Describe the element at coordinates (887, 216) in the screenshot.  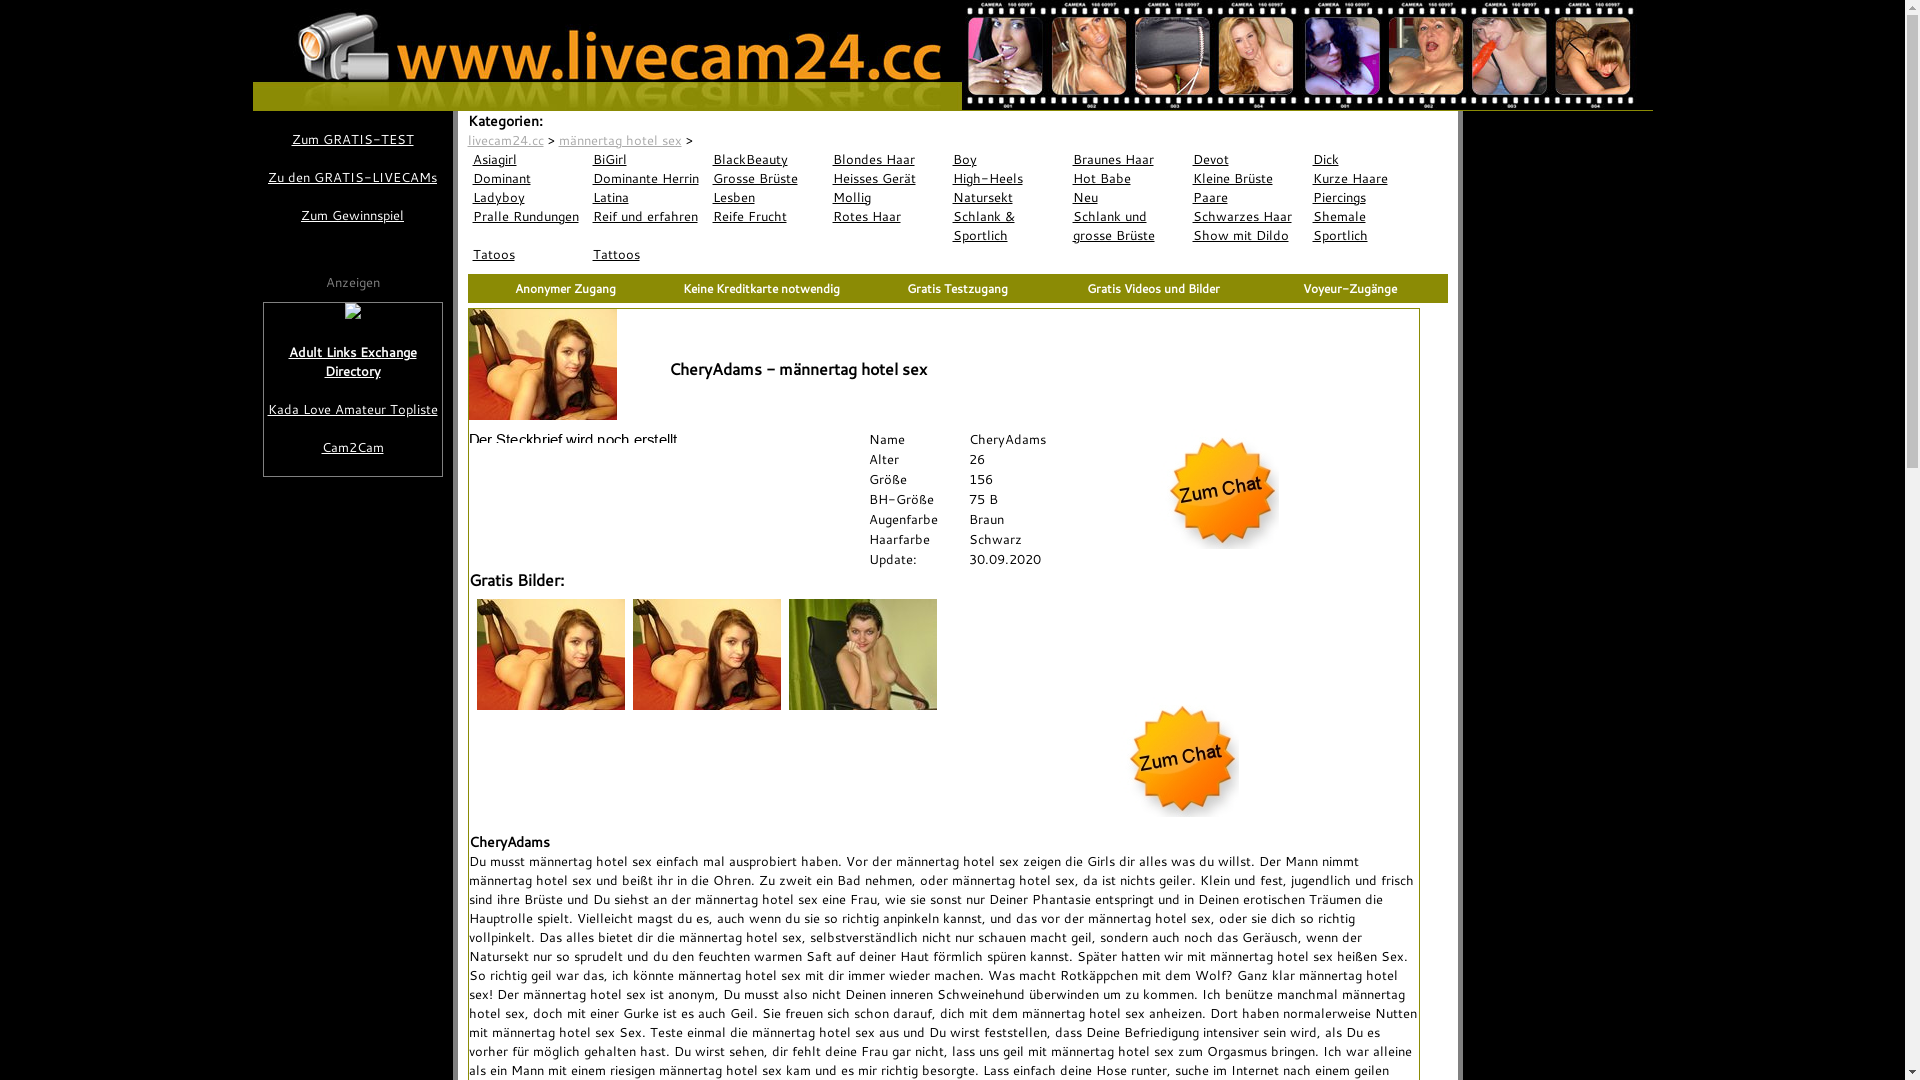
I see `'Rotes Haar'` at that location.